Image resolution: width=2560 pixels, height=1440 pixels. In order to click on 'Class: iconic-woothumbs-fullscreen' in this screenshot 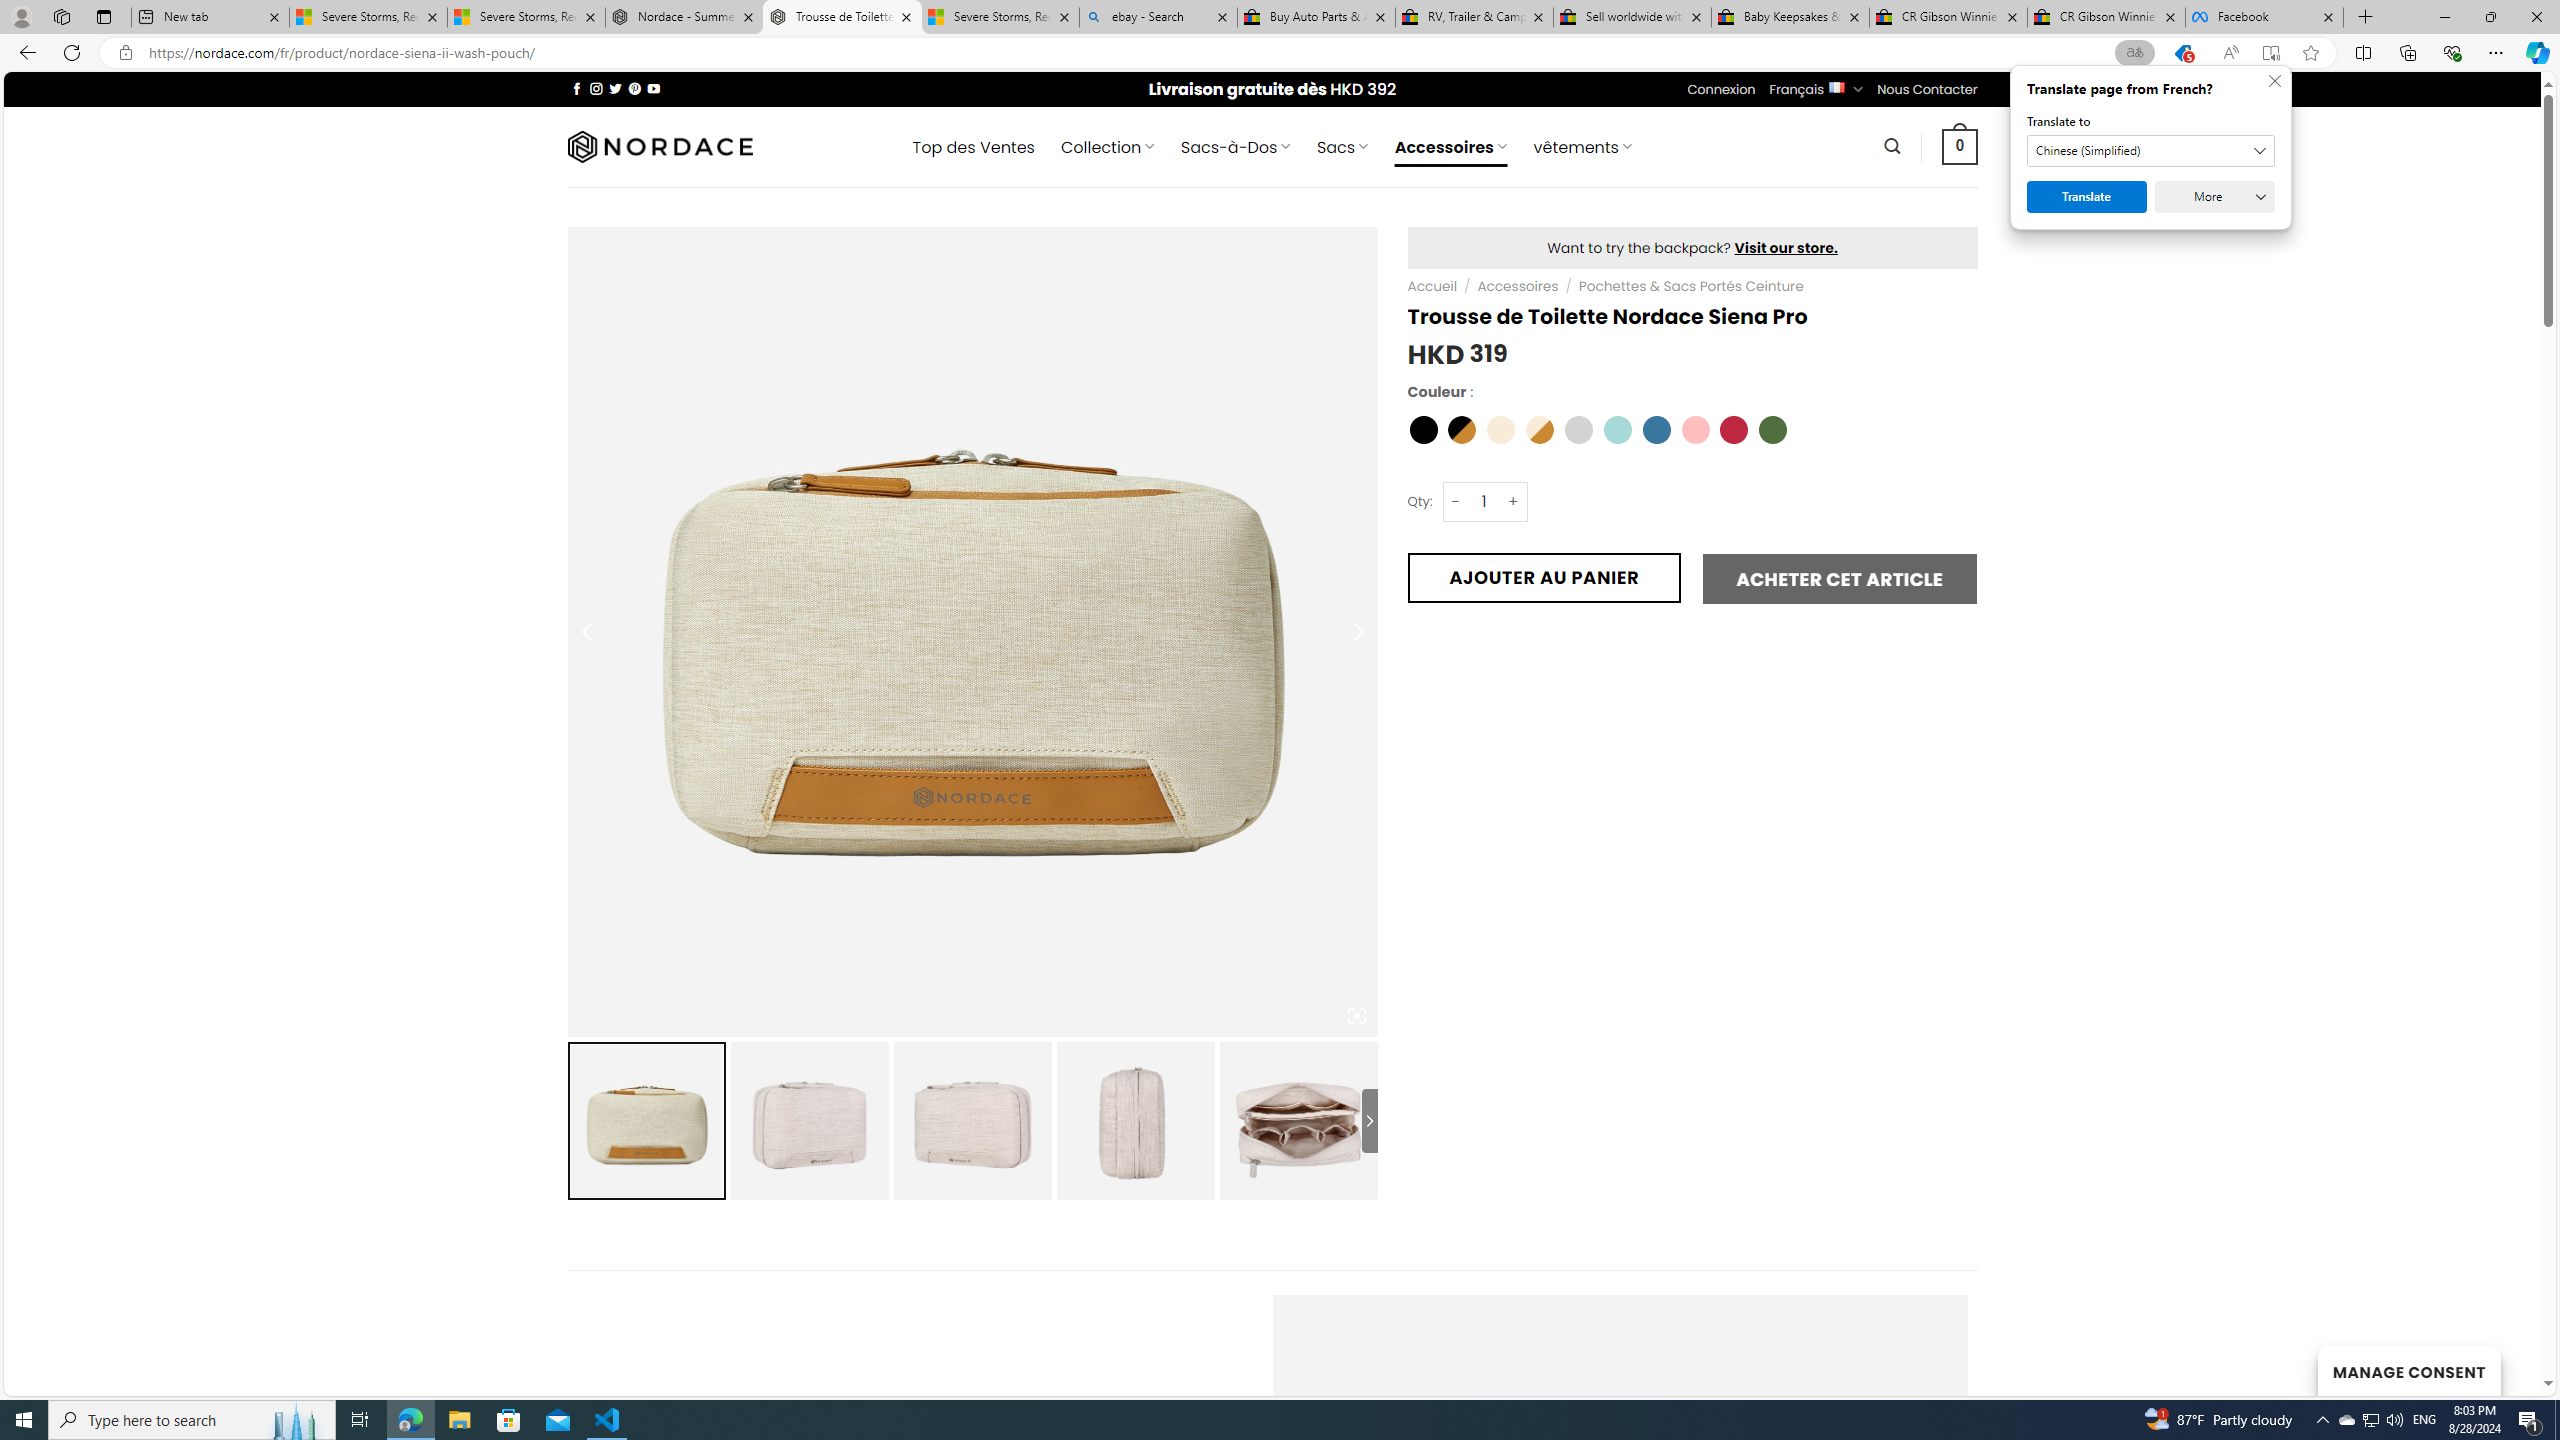, I will do `click(1356, 1014)`.